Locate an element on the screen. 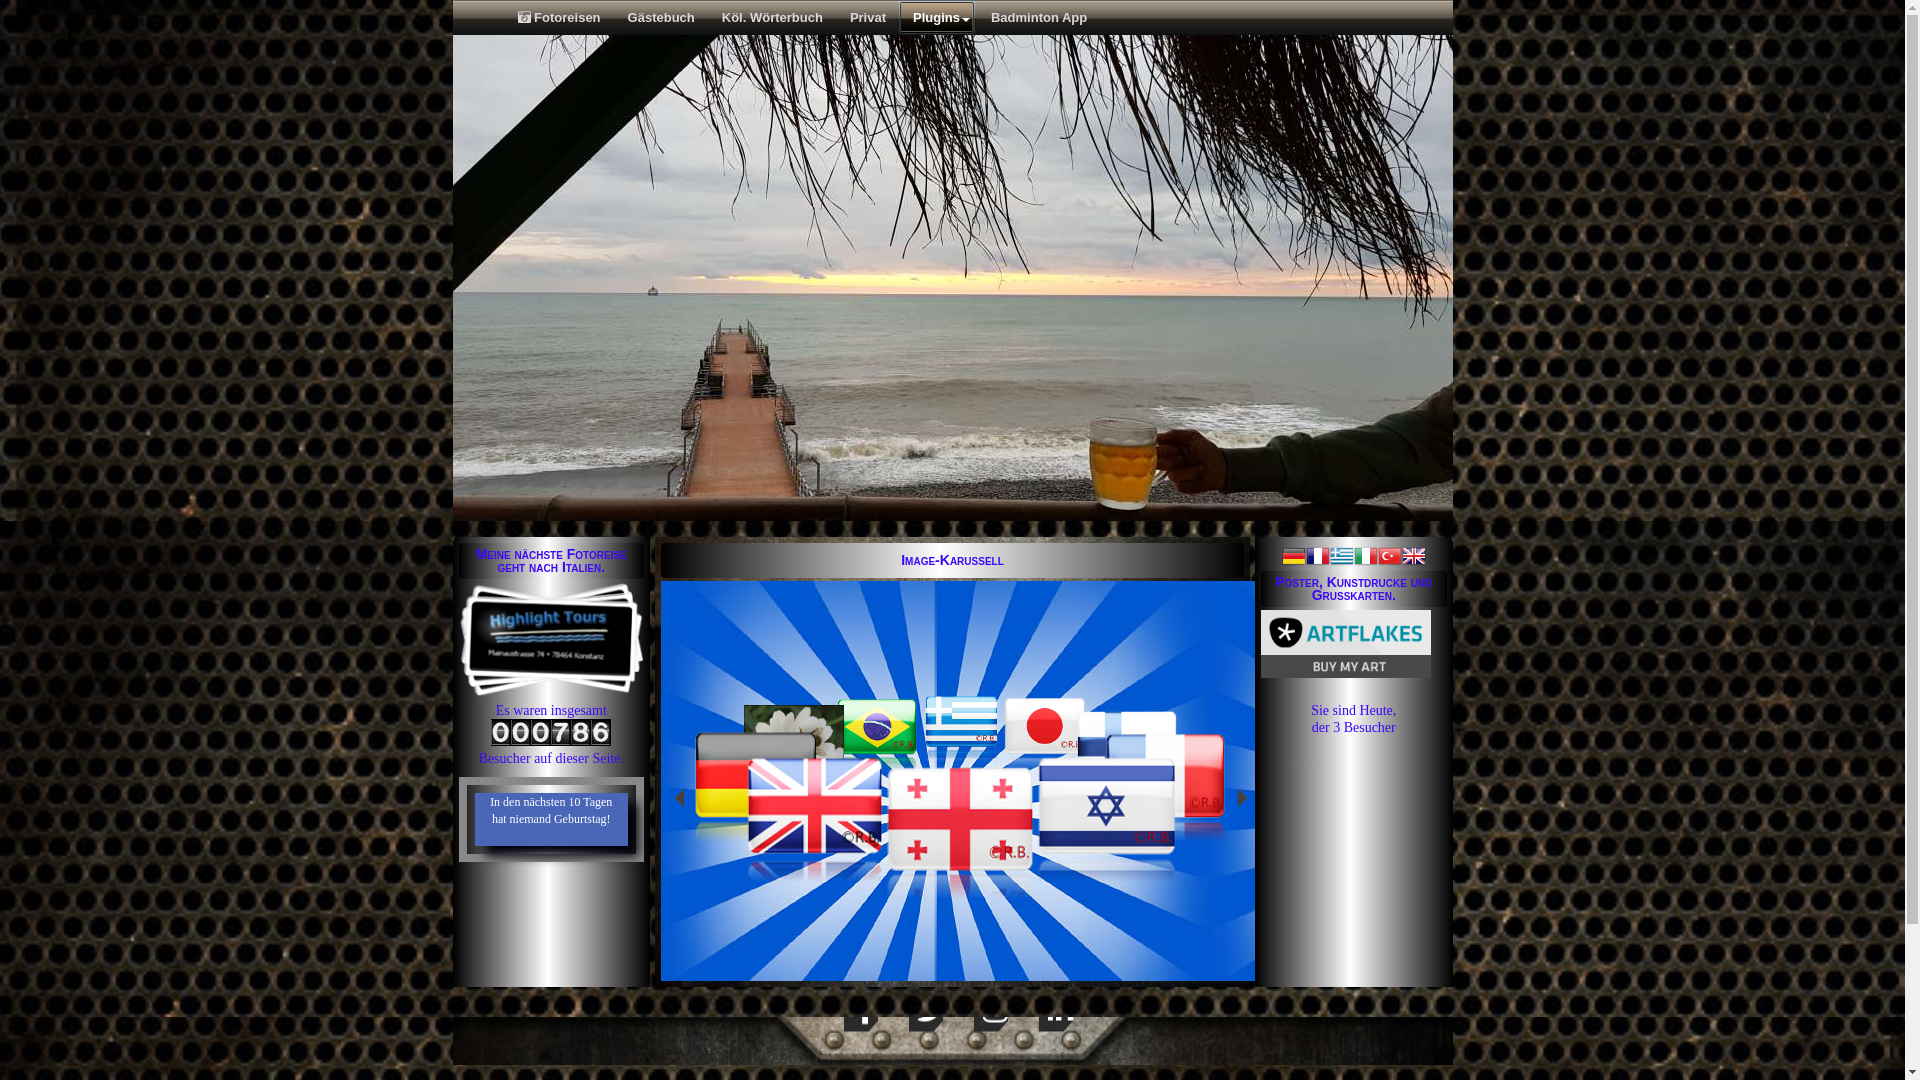  'Privat' is located at coordinates (866, 17).